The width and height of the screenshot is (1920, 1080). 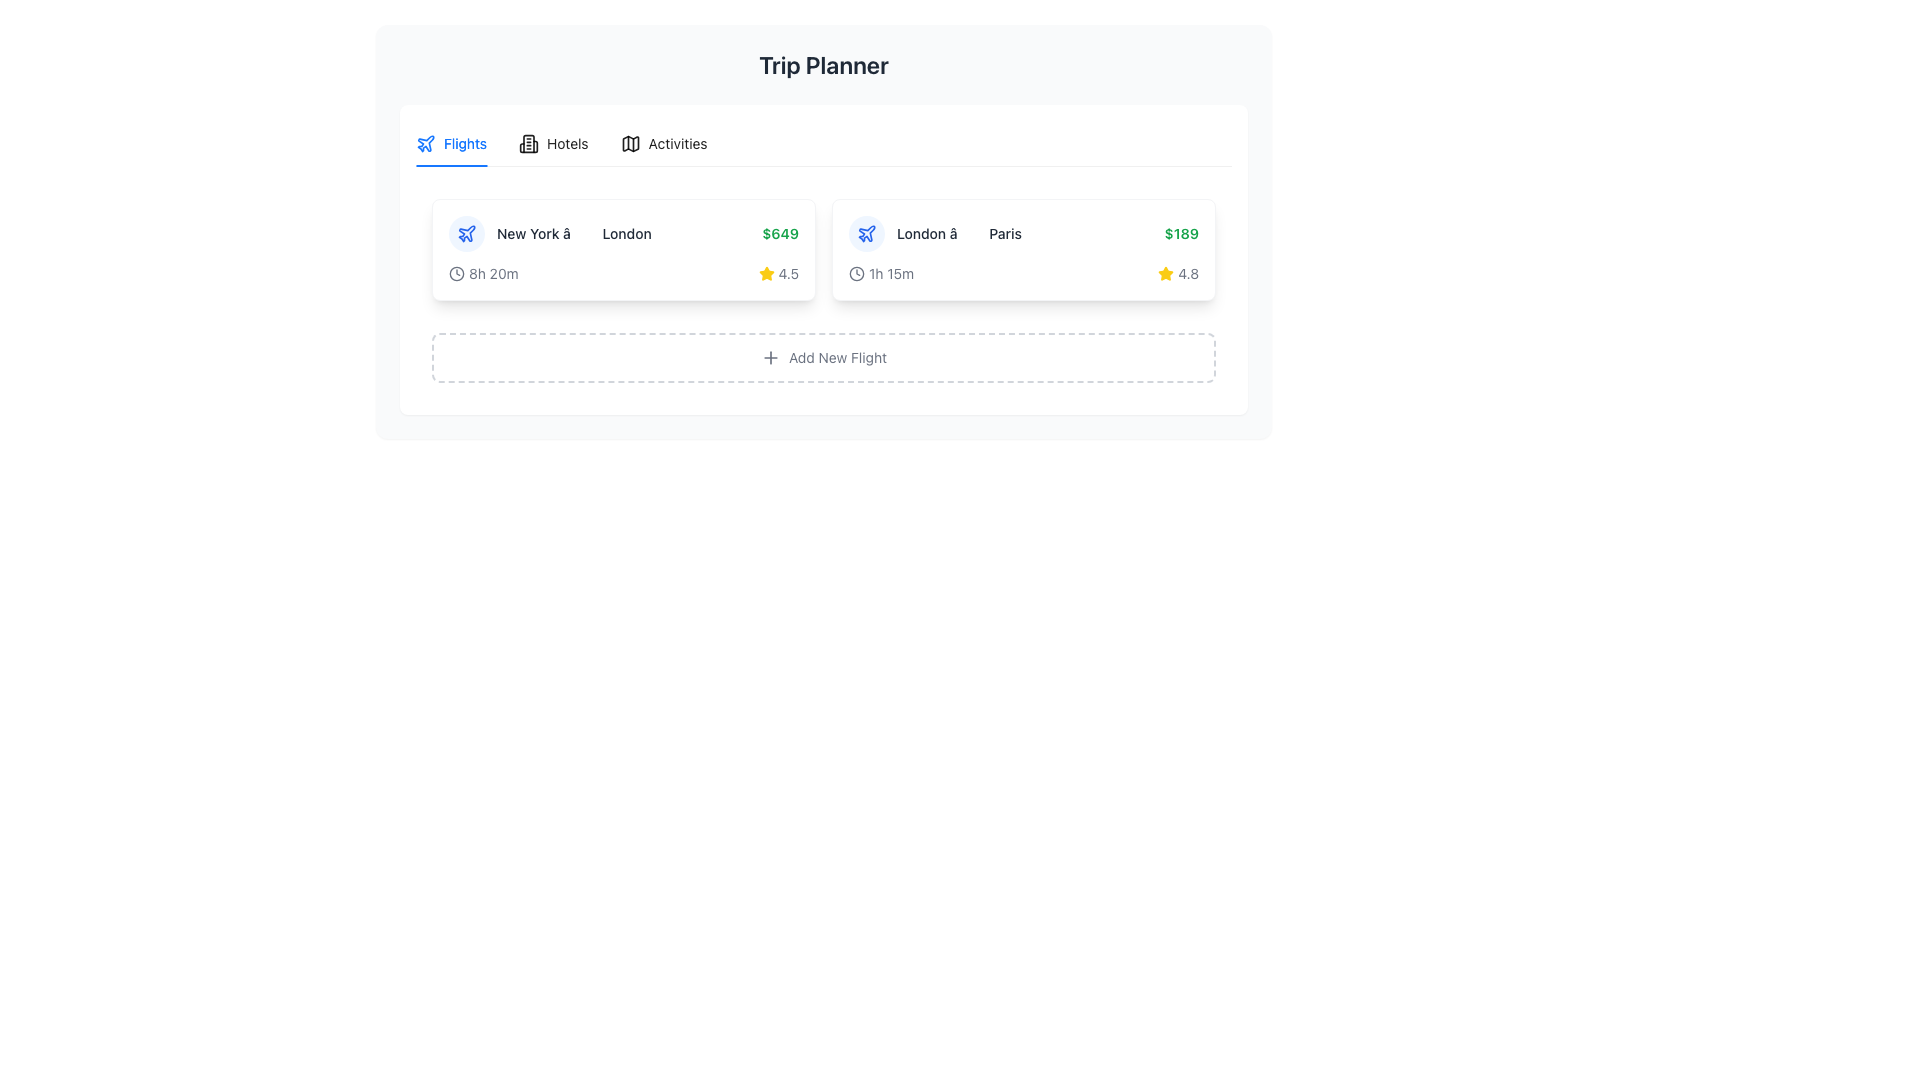 I want to click on the small, stylized icon resembling a folded map located in the horizontal menu at the top of the central content box, positioned between the 'Flights' and 'Activities' icons, so click(x=629, y=142).